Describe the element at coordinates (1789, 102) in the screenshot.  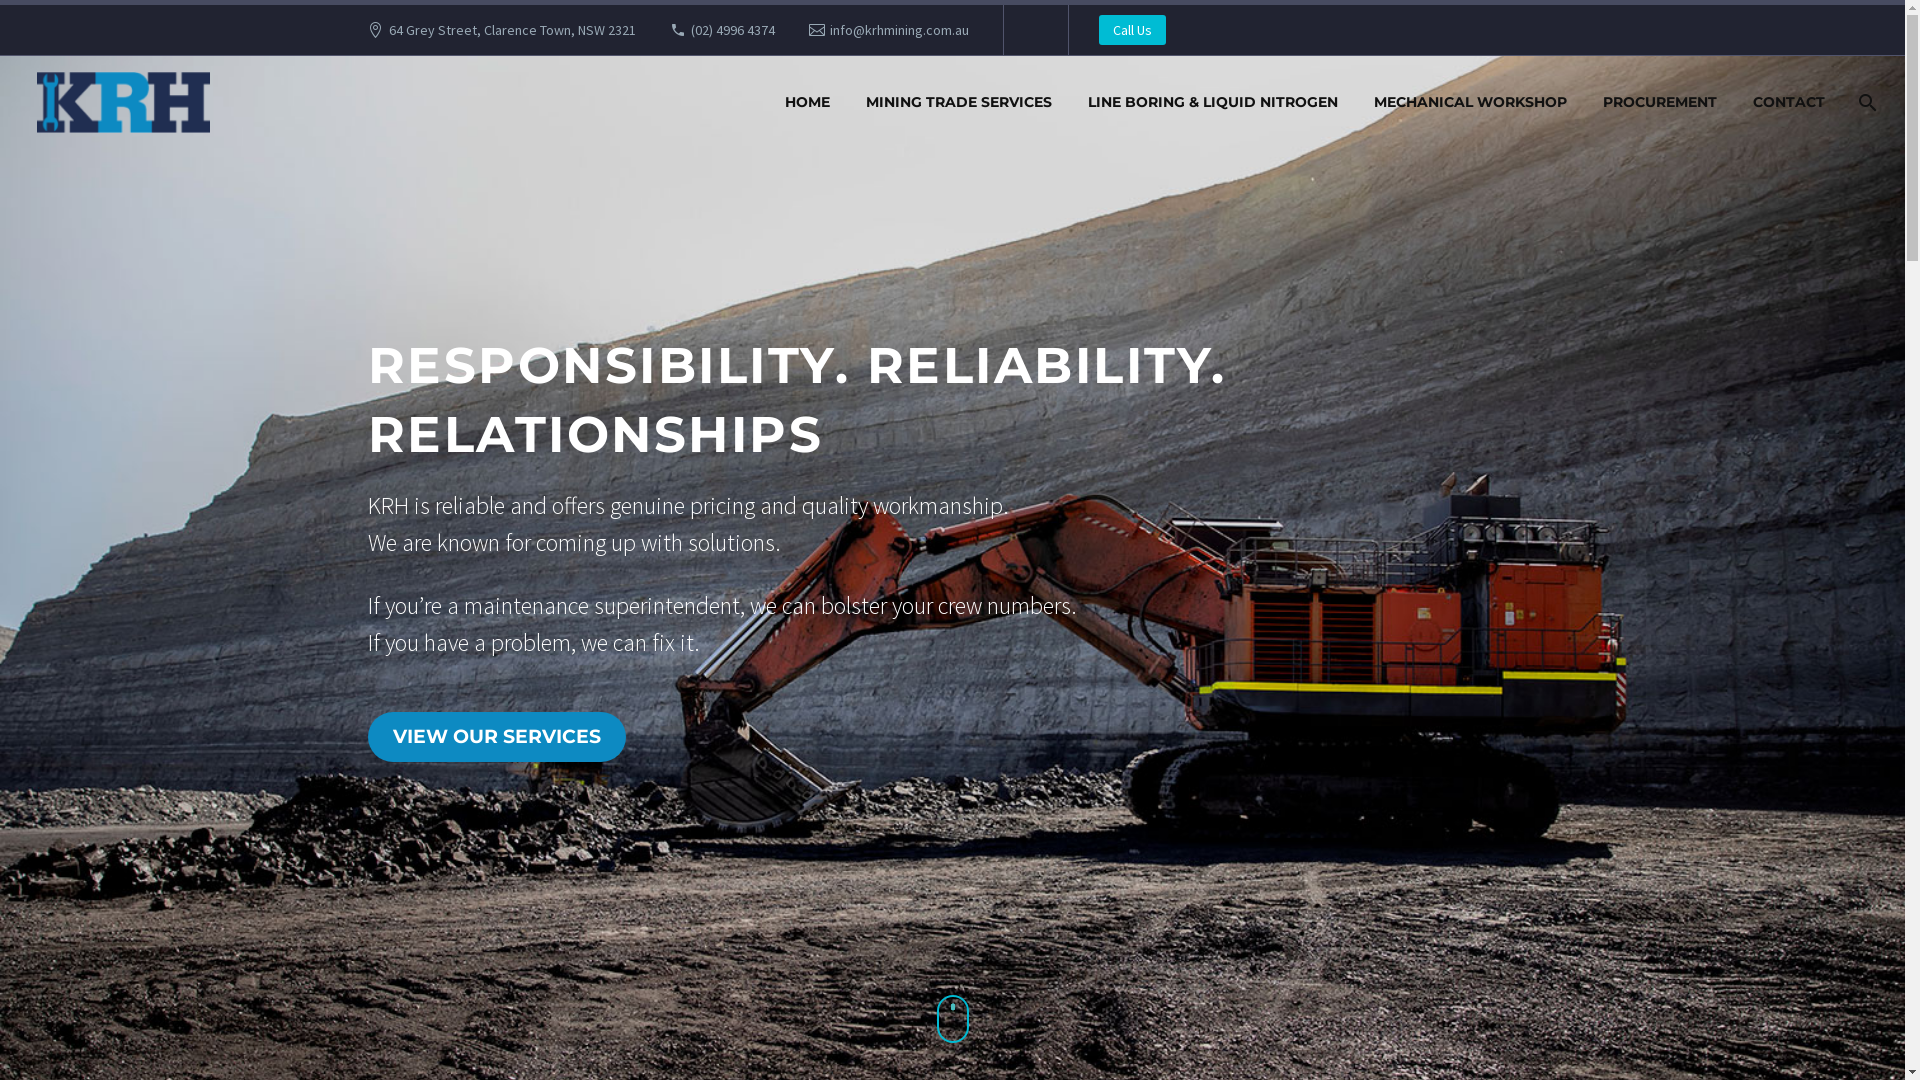
I see `'CONTACT'` at that location.